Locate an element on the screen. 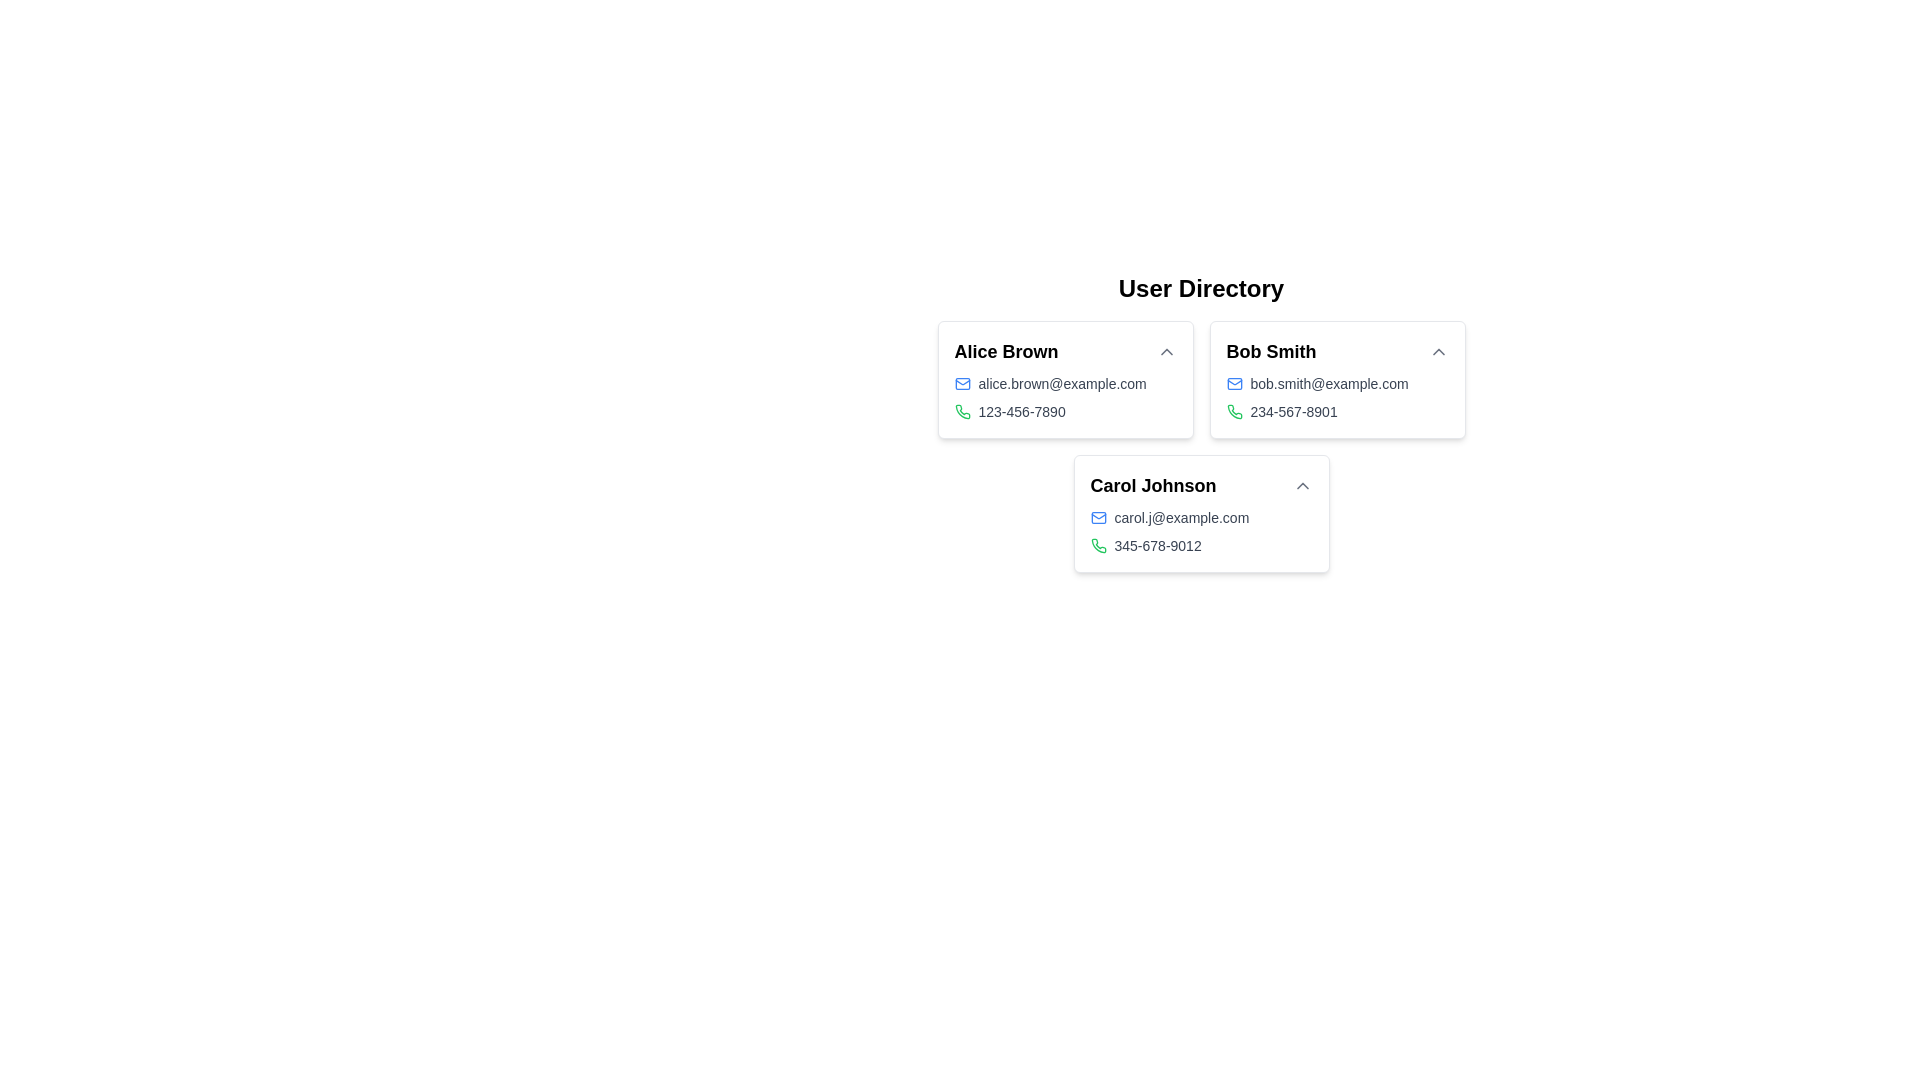 The height and width of the screenshot is (1080, 1920). the Text label indicating the name of the user associated with the middle card in the layout, positioned centrally at the top section of the middle card is located at coordinates (1270, 350).